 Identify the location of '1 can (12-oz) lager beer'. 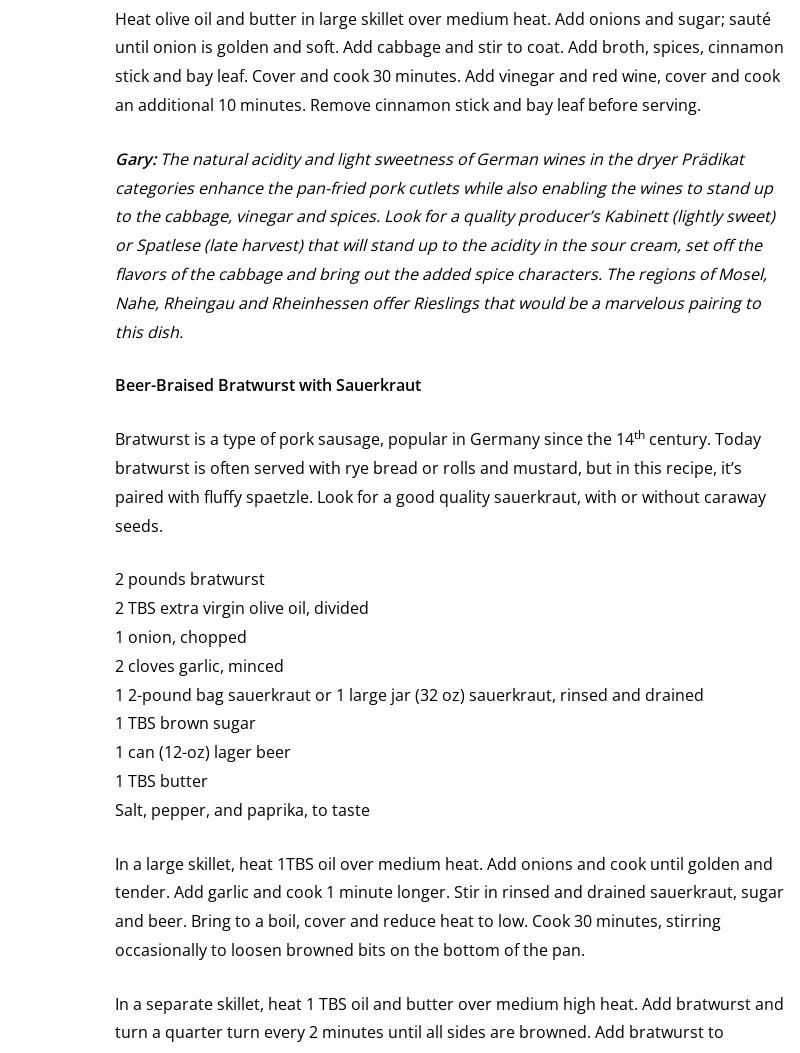
(203, 751).